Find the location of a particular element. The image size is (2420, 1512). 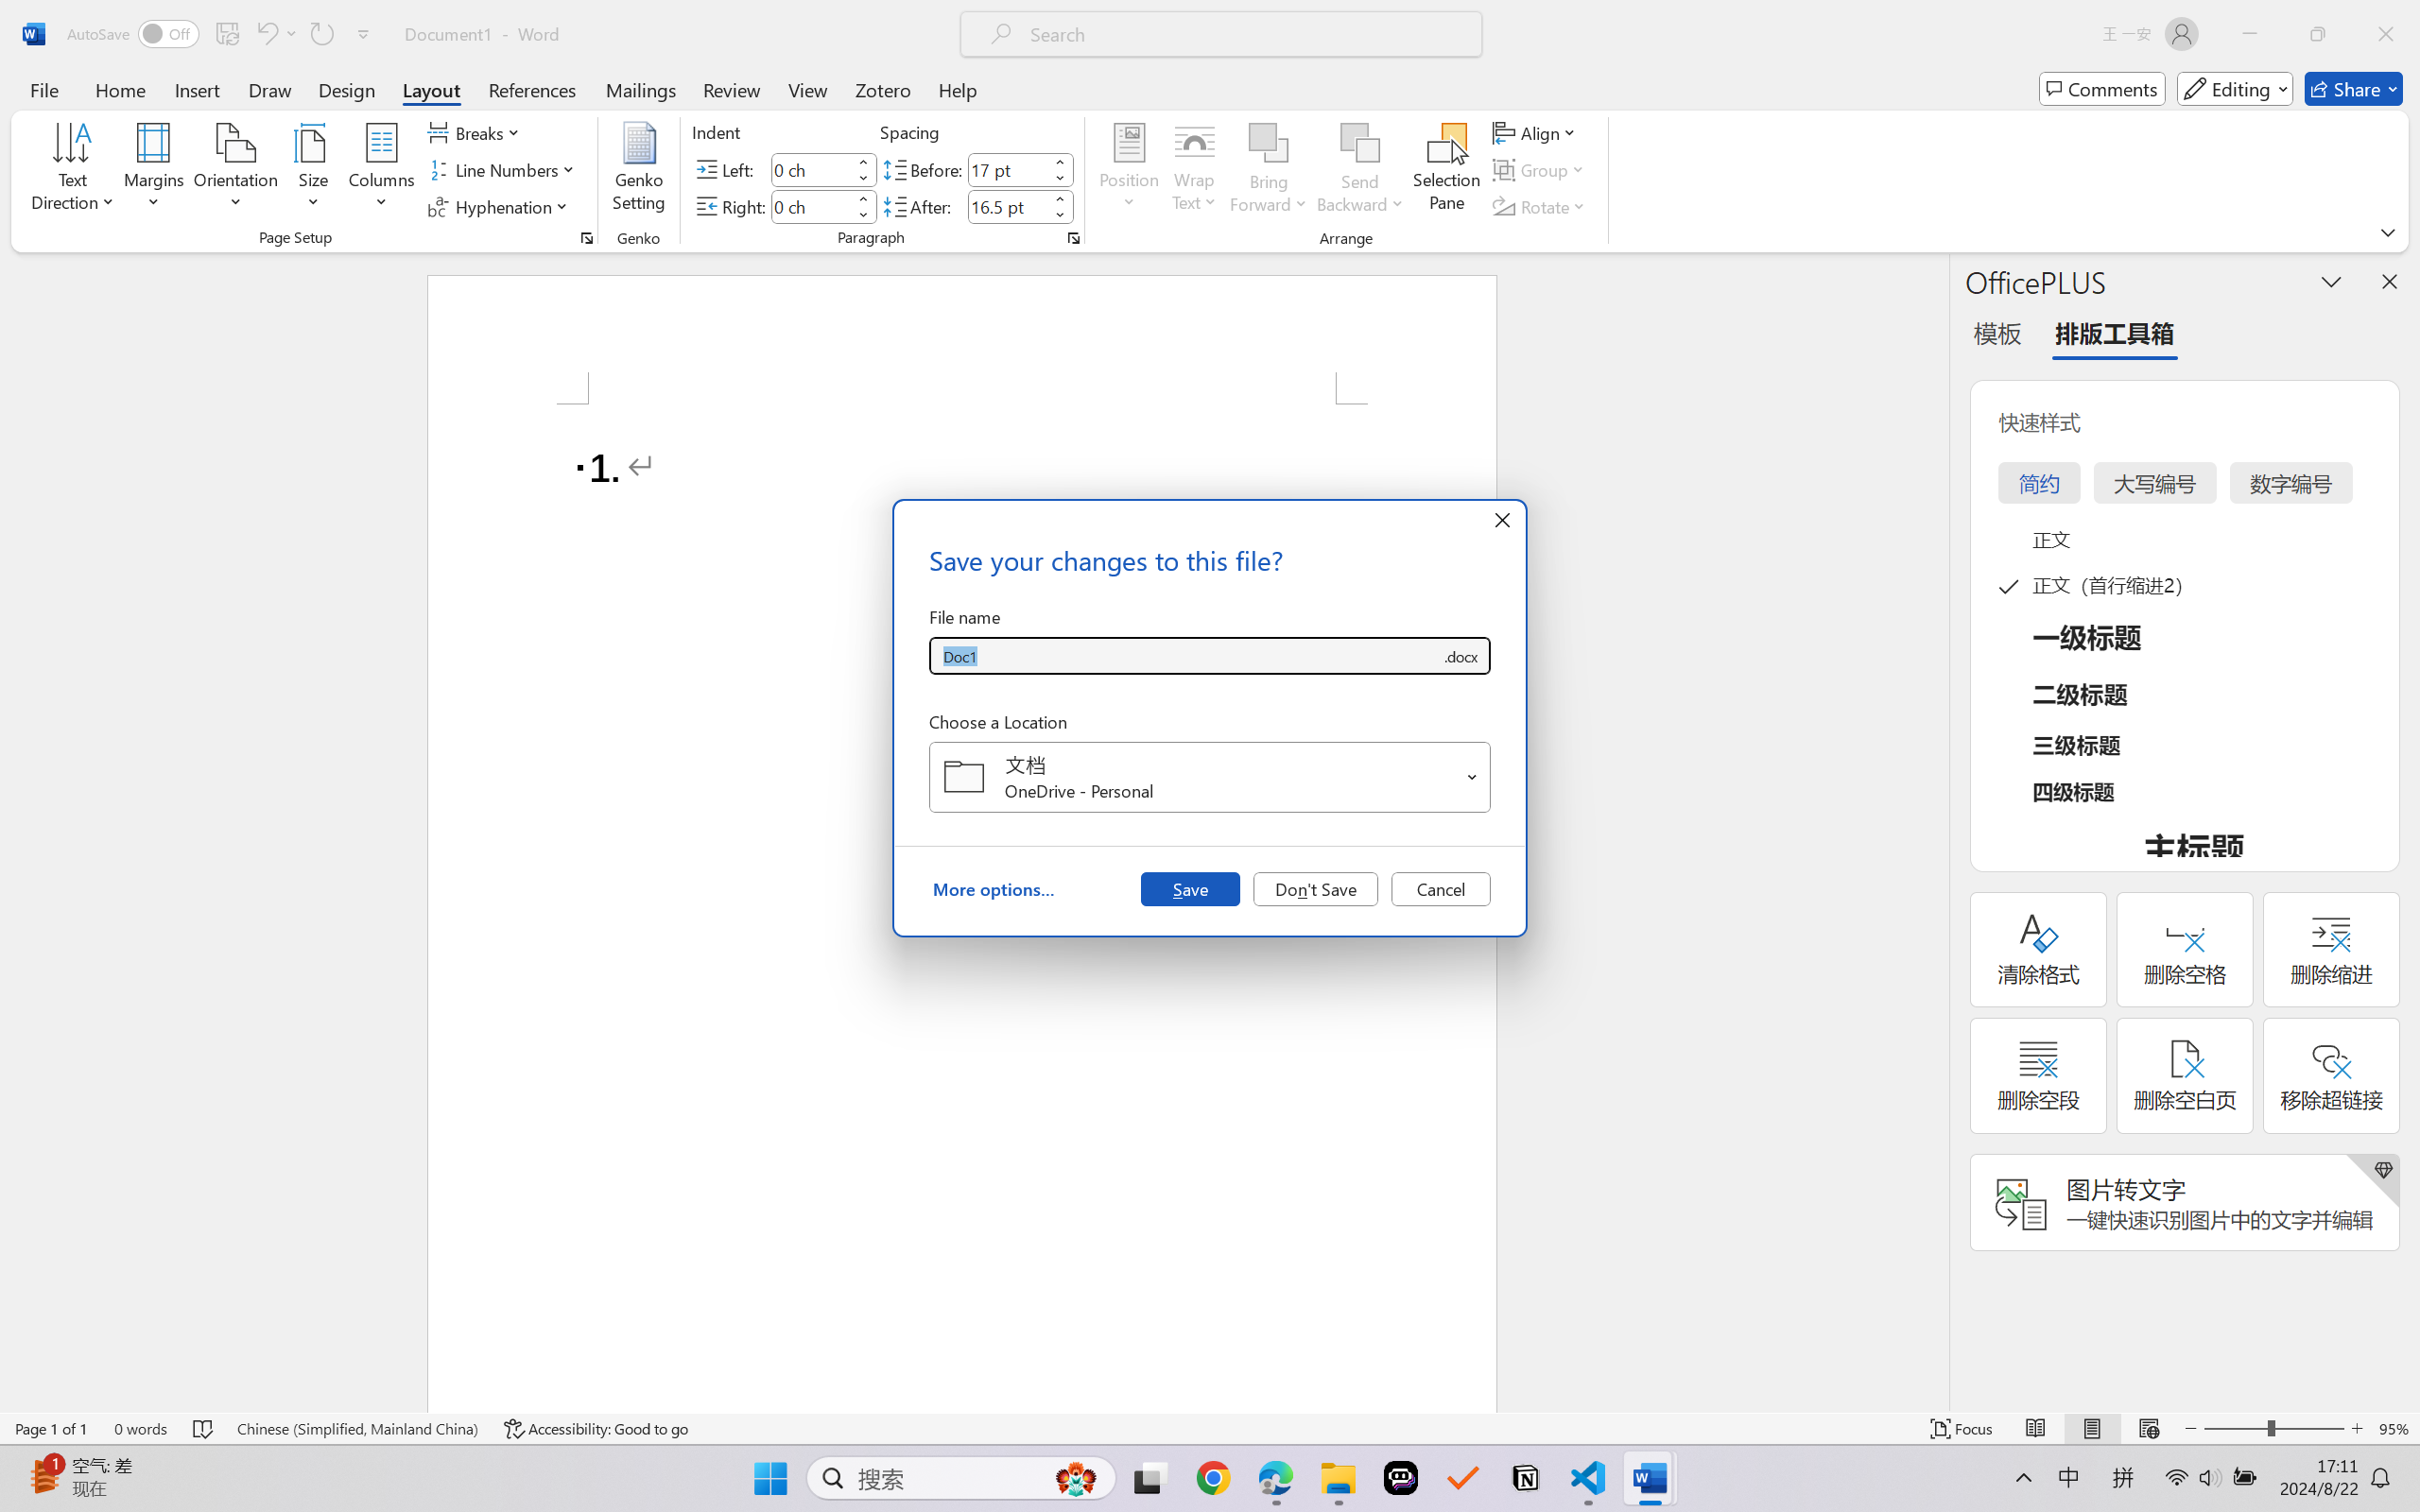

'Cancel' is located at coordinates (1440, 887).